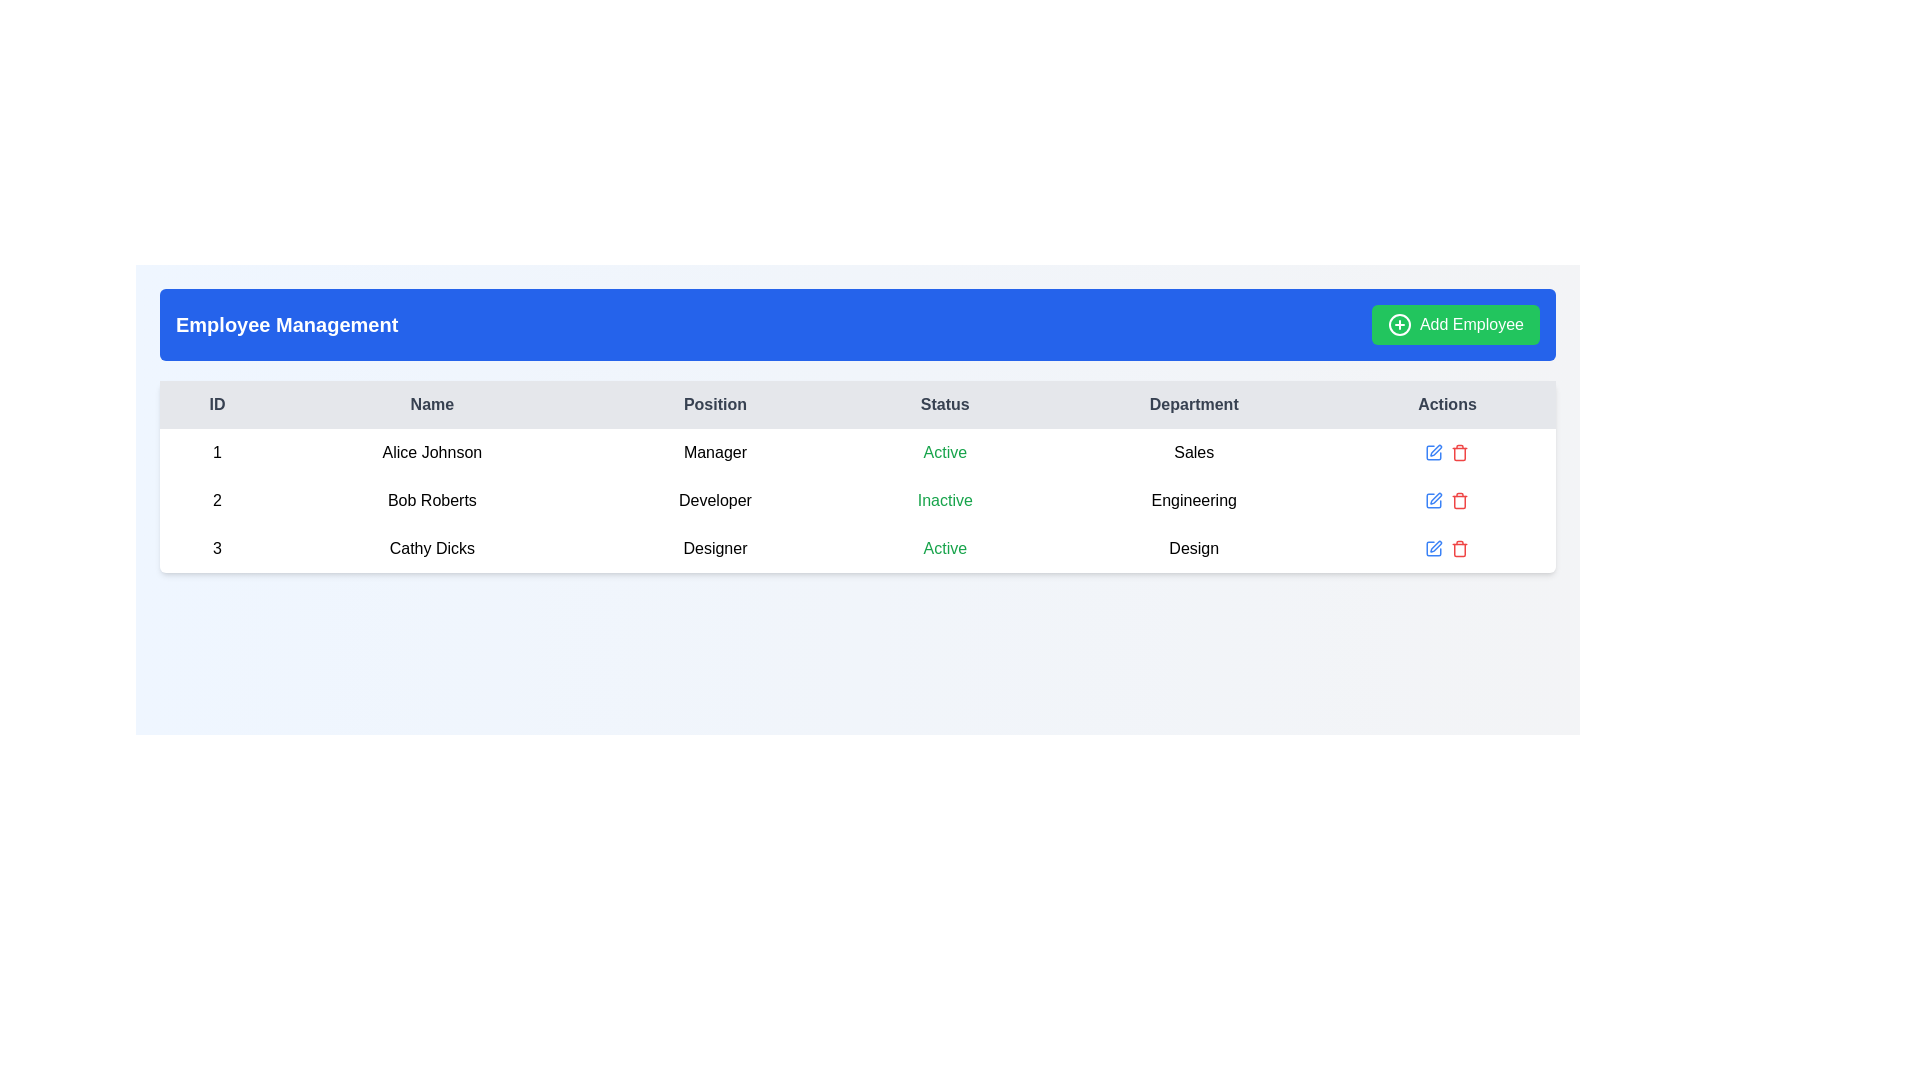 This screenshot has height=1080, width=1920. Describe the element at coordinates (286, 323) in the screenshot. I see `the static label 'Employee Management', which is styled in bold, large white font on a blue background, located at the left side of the header bar` at that location.